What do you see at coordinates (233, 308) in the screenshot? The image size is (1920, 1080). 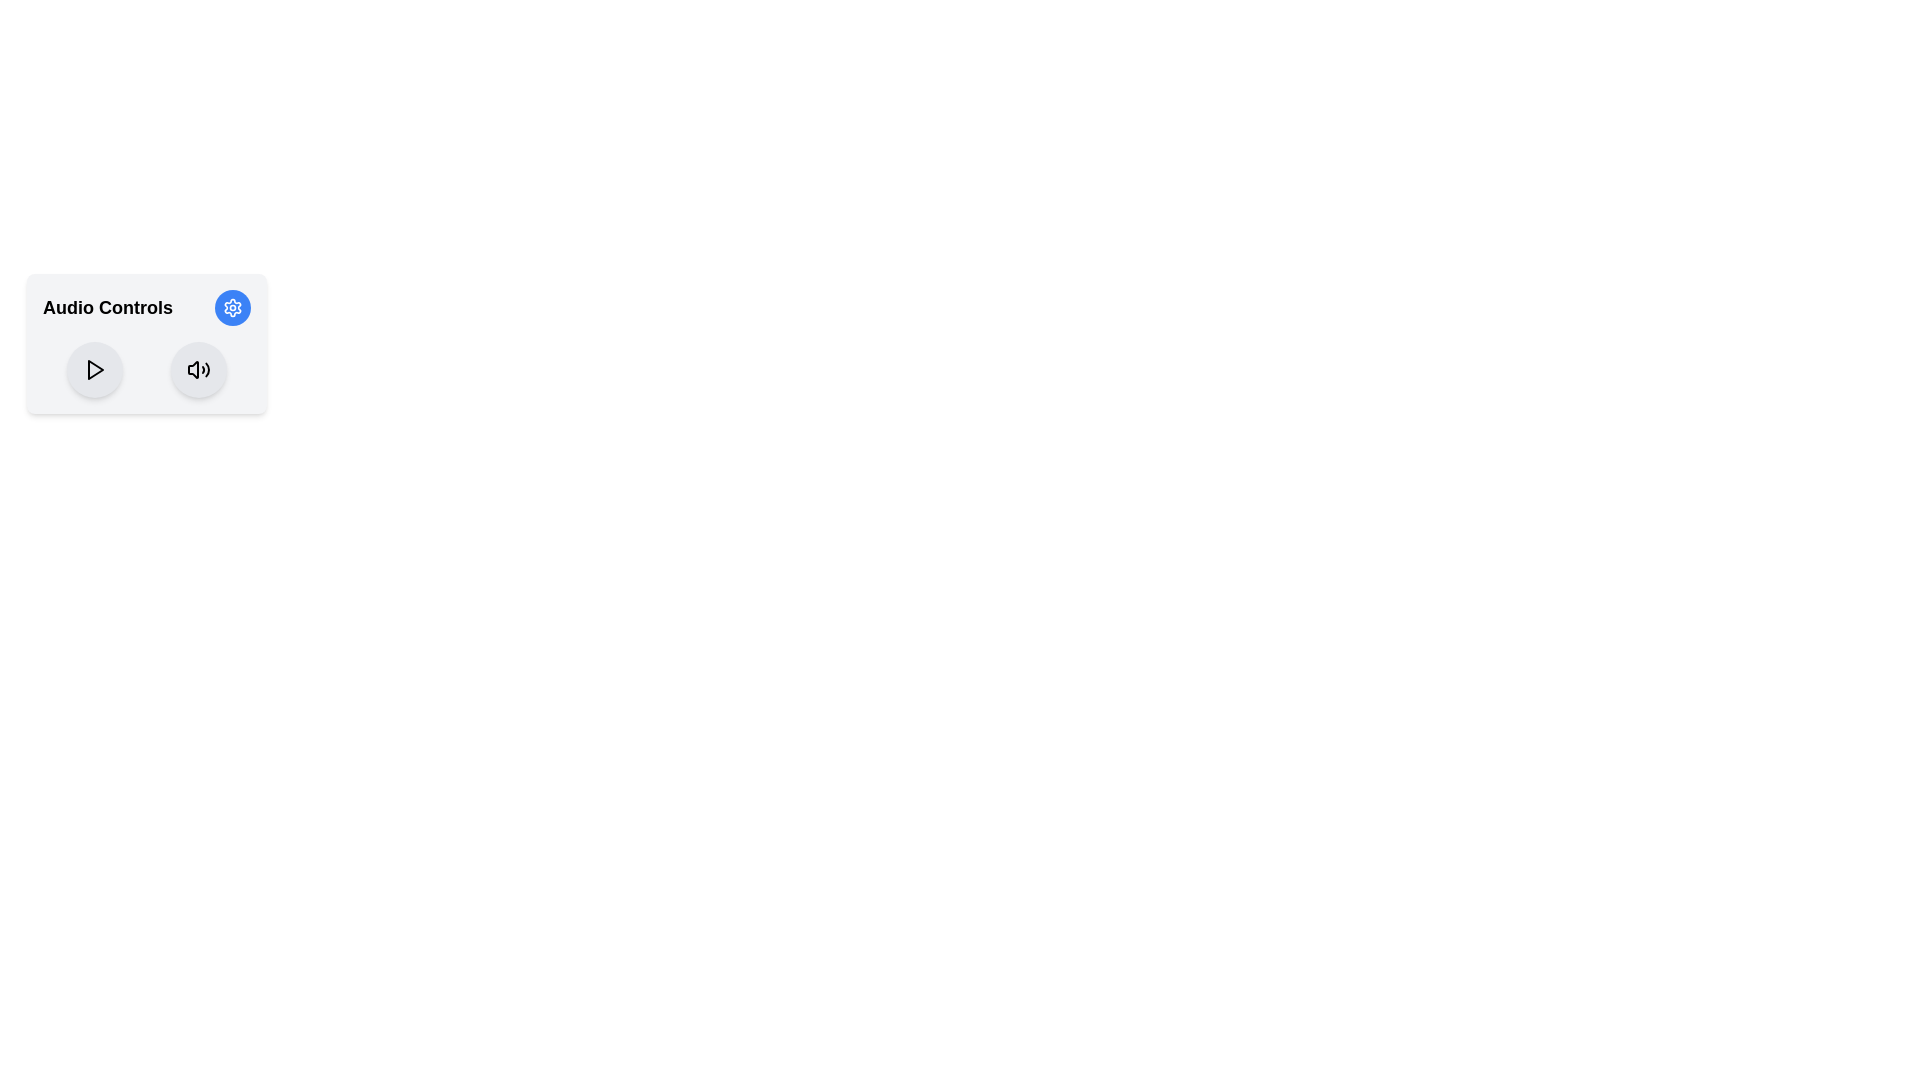 I see `the gear-shaped icon button with a blue background located at the top-right corner of the 'Audio Controls' section` at bounding box center [233, 308].